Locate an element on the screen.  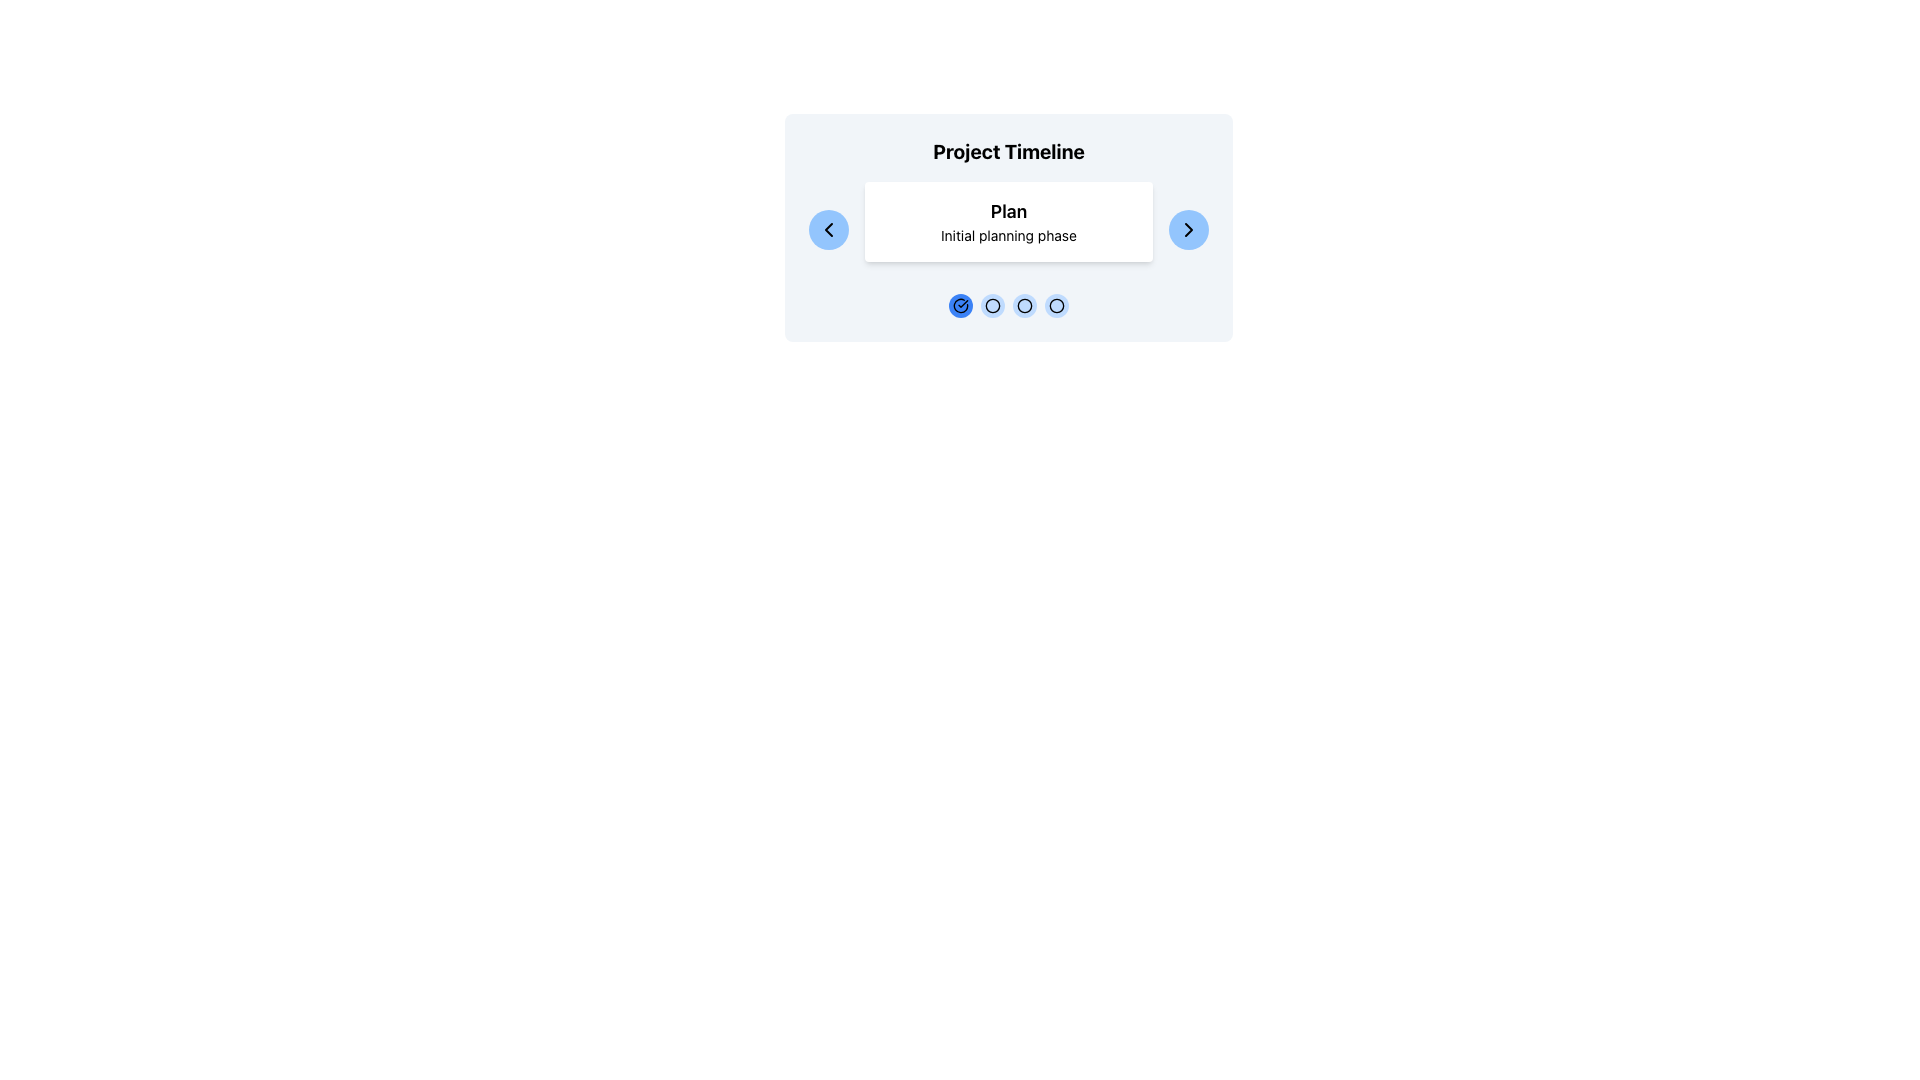
the right-facing chevron icon with a thin black stroke, located within a circular button with a light blue background, positioned to the right of the 'Plan - Initial planning phase' content in the 'Project Timeline' section is located at coordinates (1189, 229).